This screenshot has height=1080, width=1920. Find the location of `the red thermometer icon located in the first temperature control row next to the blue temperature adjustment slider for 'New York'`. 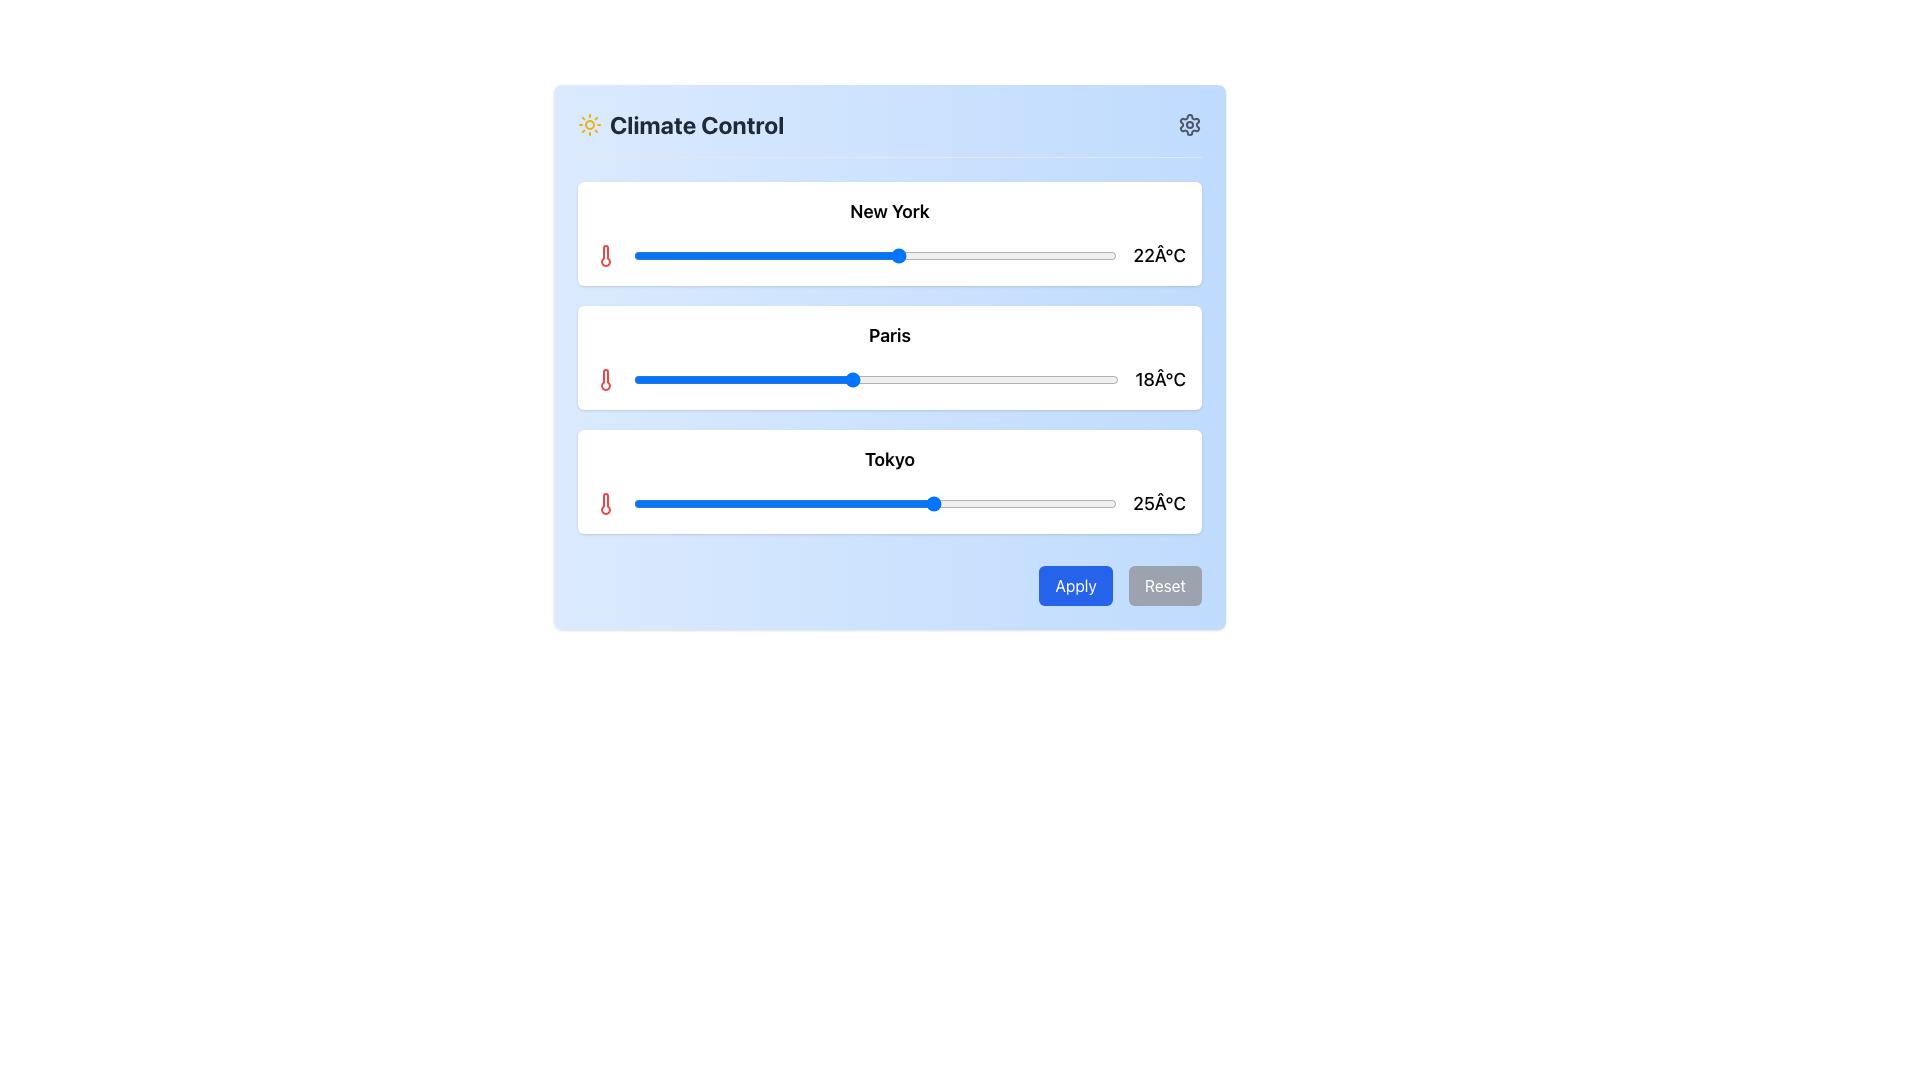

the red thermometer icon located in the first temperature control row next to the blue temperature adjustment slider for 'New York' is located at coordinates (604, 254).